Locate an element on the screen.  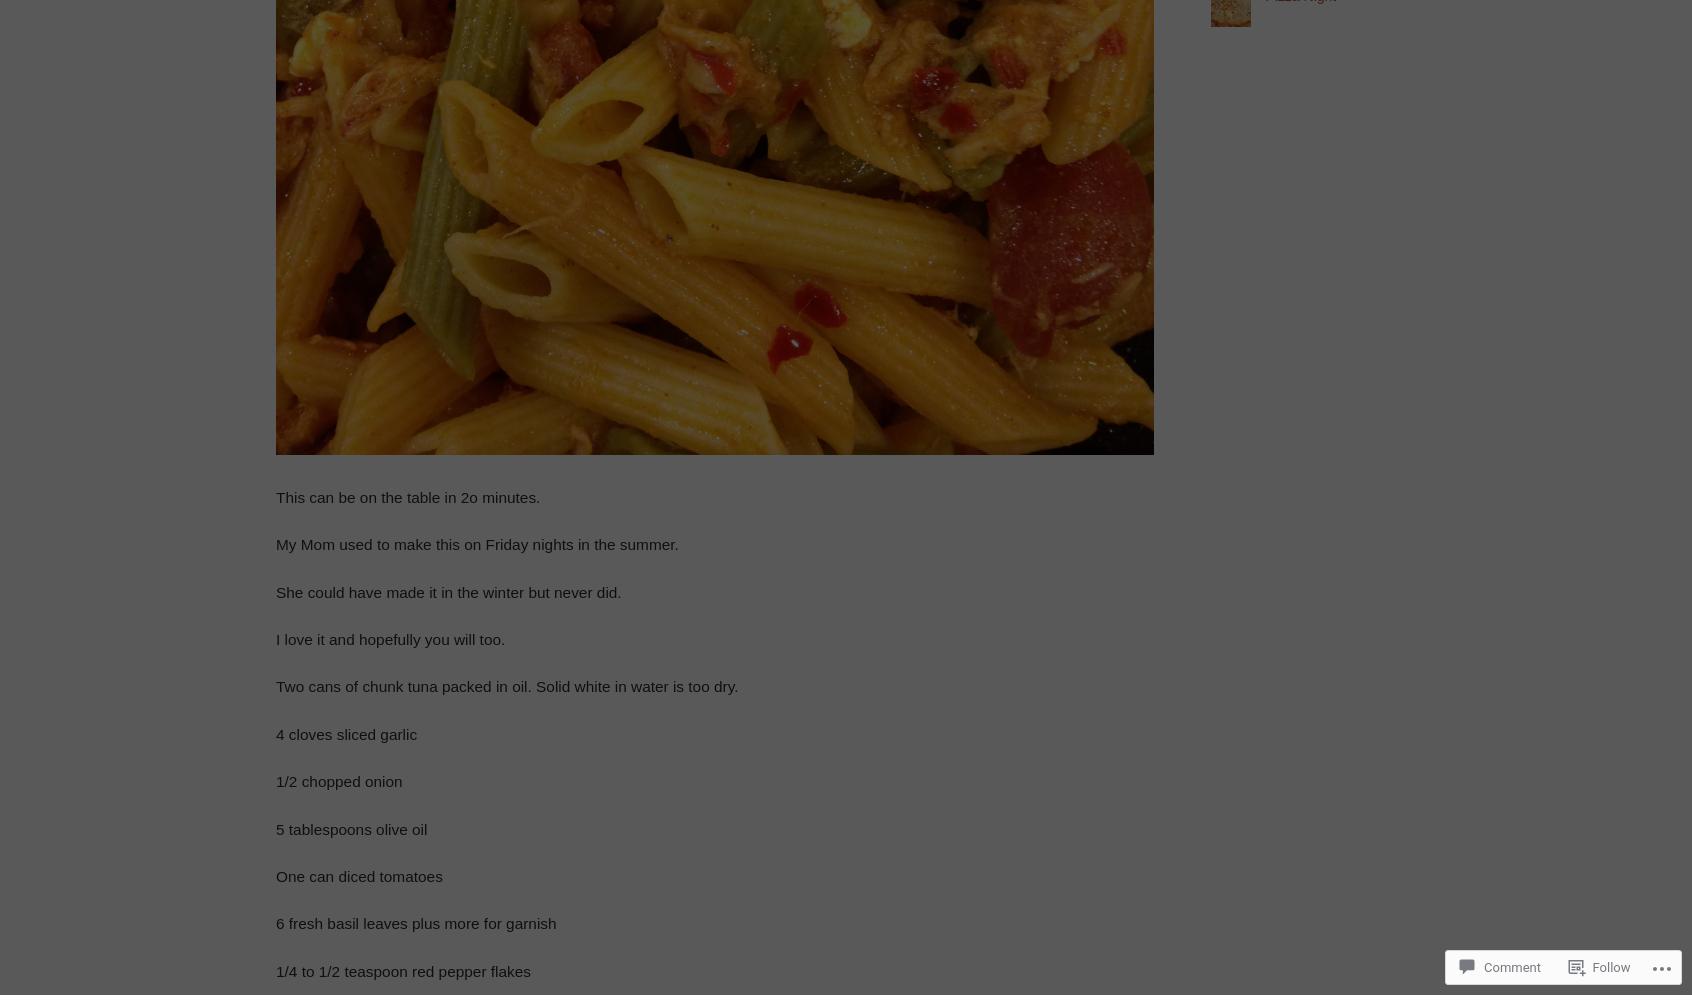
'1/2 chopped onion' is located at coordinates (338, 781).